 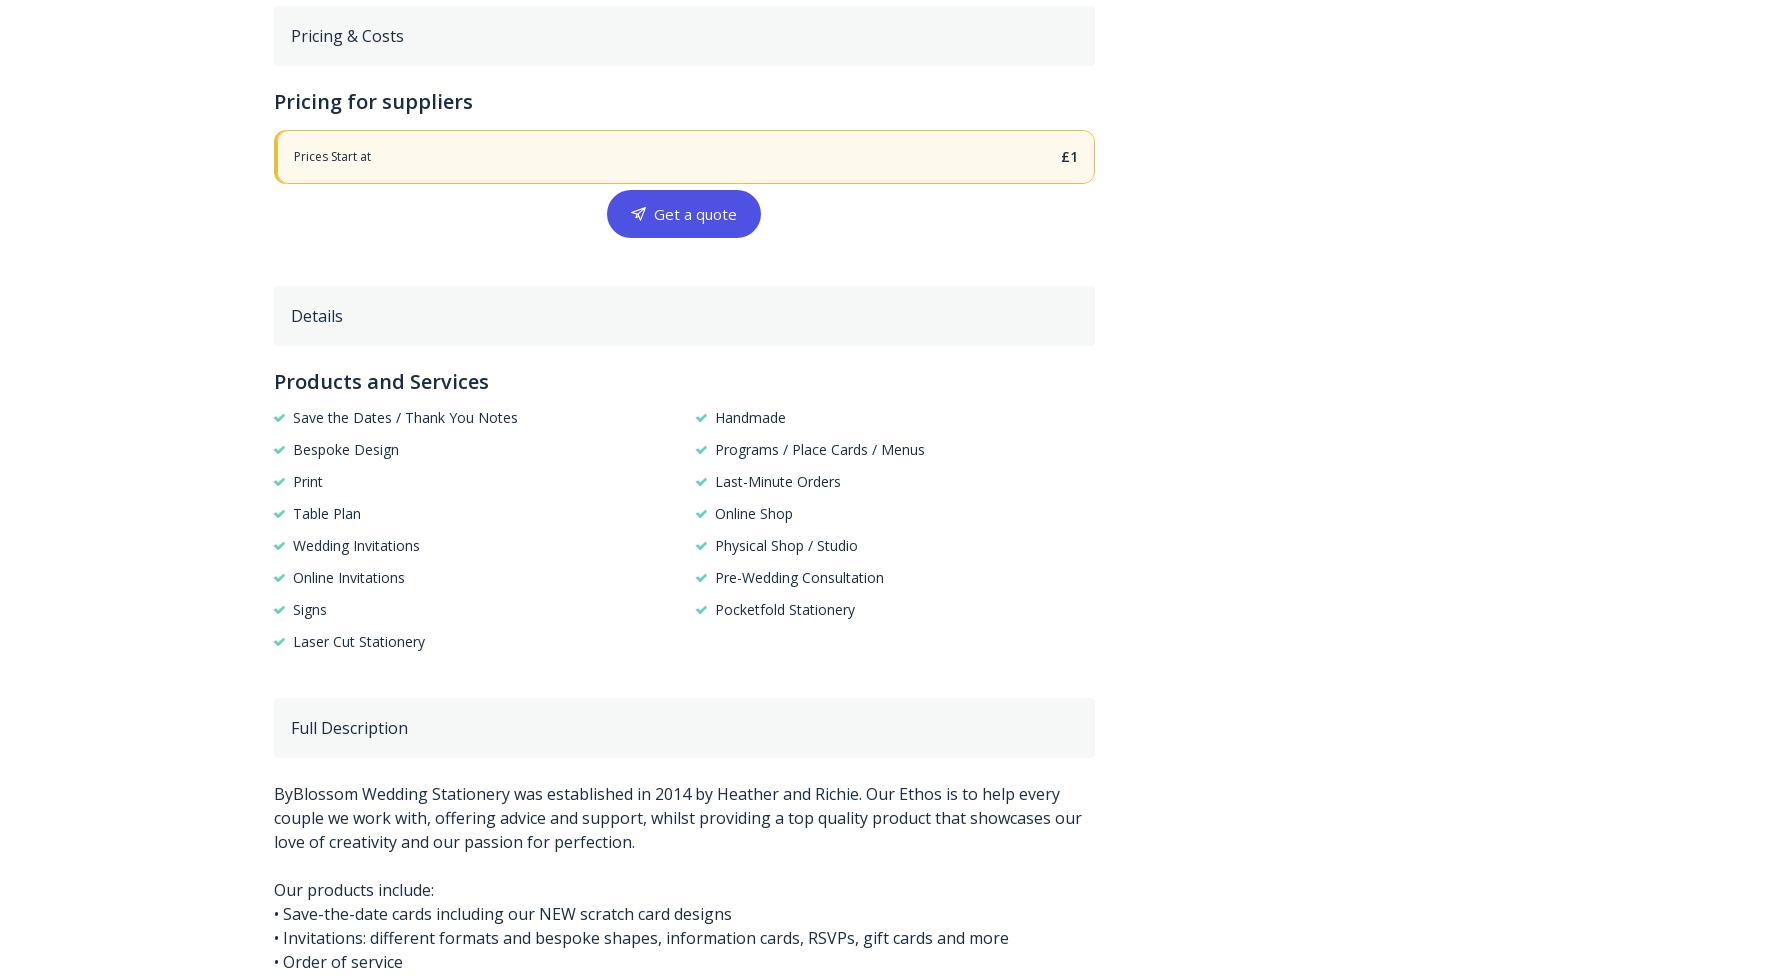 I want to click on 'Physical Shop / Studio', so click(x=786, y=544).